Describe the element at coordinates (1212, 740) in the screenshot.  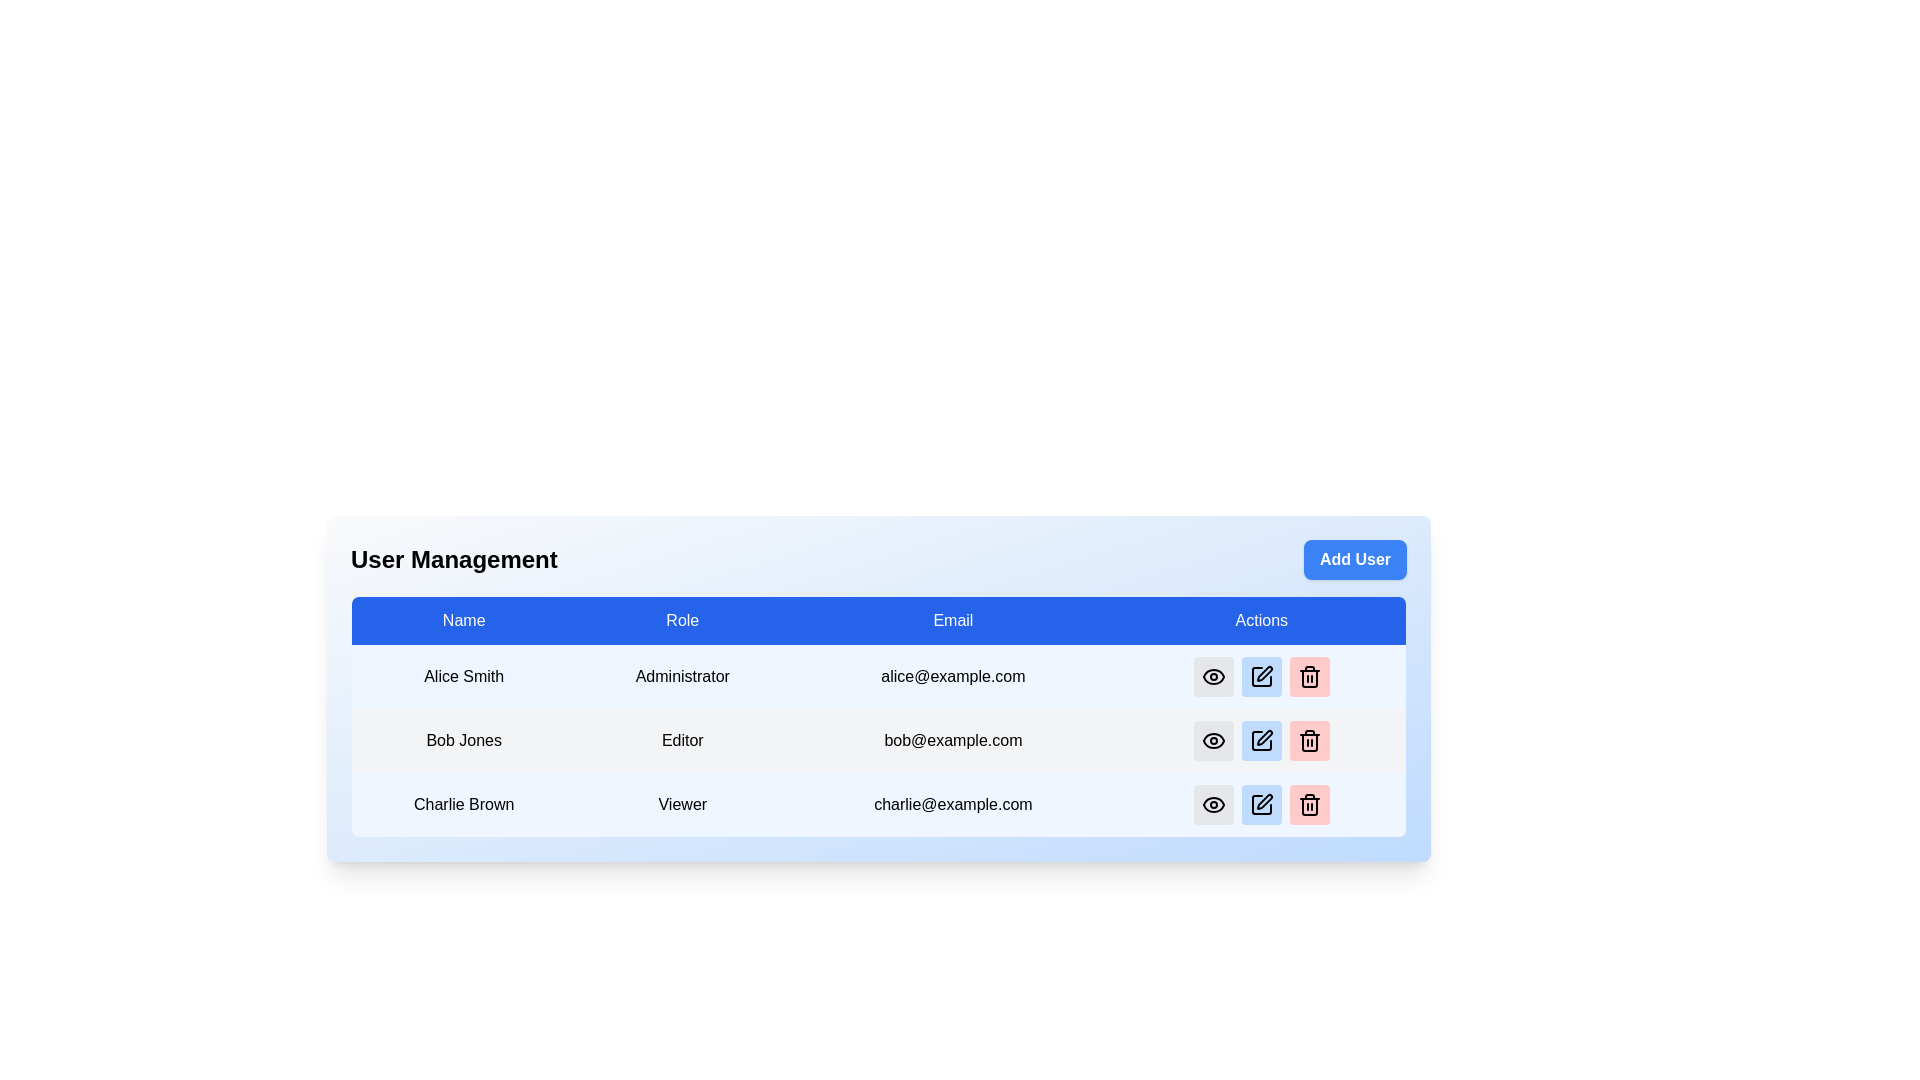
I see `the icon-based button` at that location.